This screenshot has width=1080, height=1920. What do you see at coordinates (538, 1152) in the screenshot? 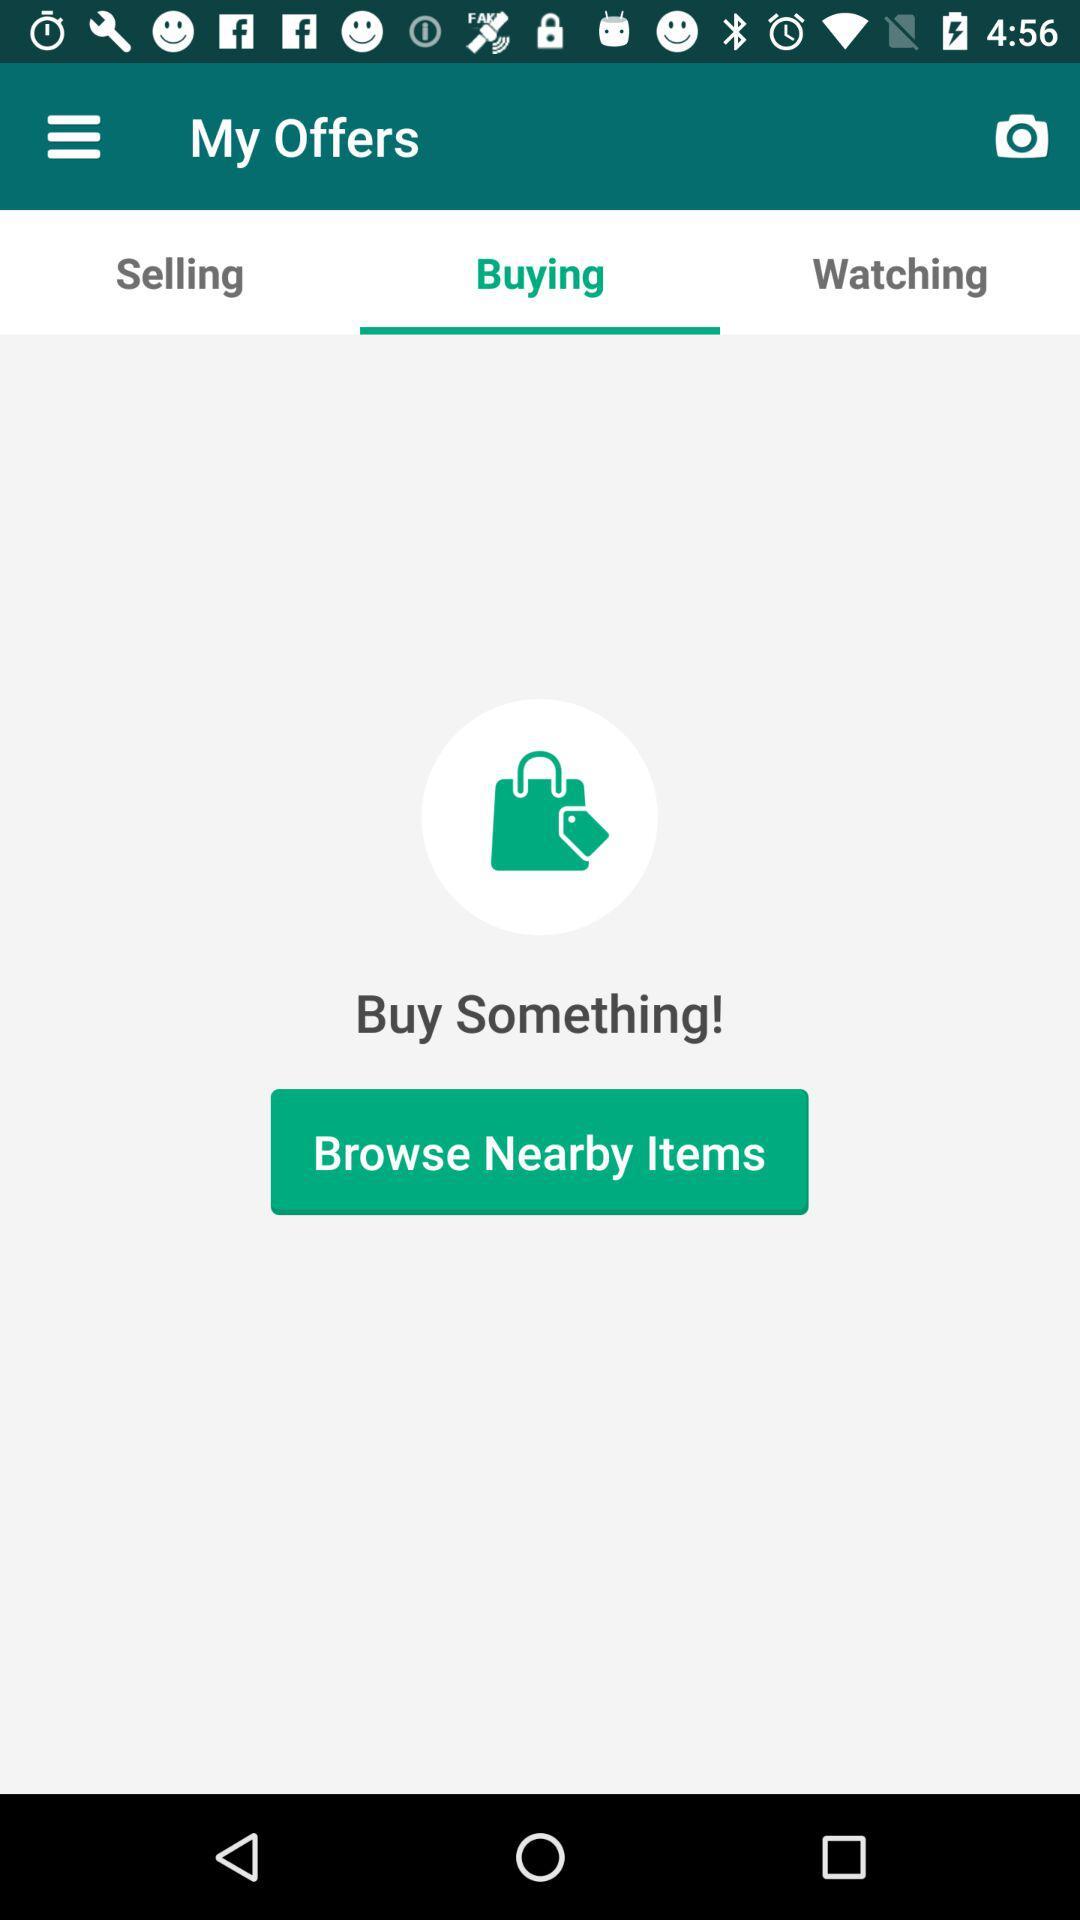
I see `the browse nearby items icon` at bounding box center [538, 1152].